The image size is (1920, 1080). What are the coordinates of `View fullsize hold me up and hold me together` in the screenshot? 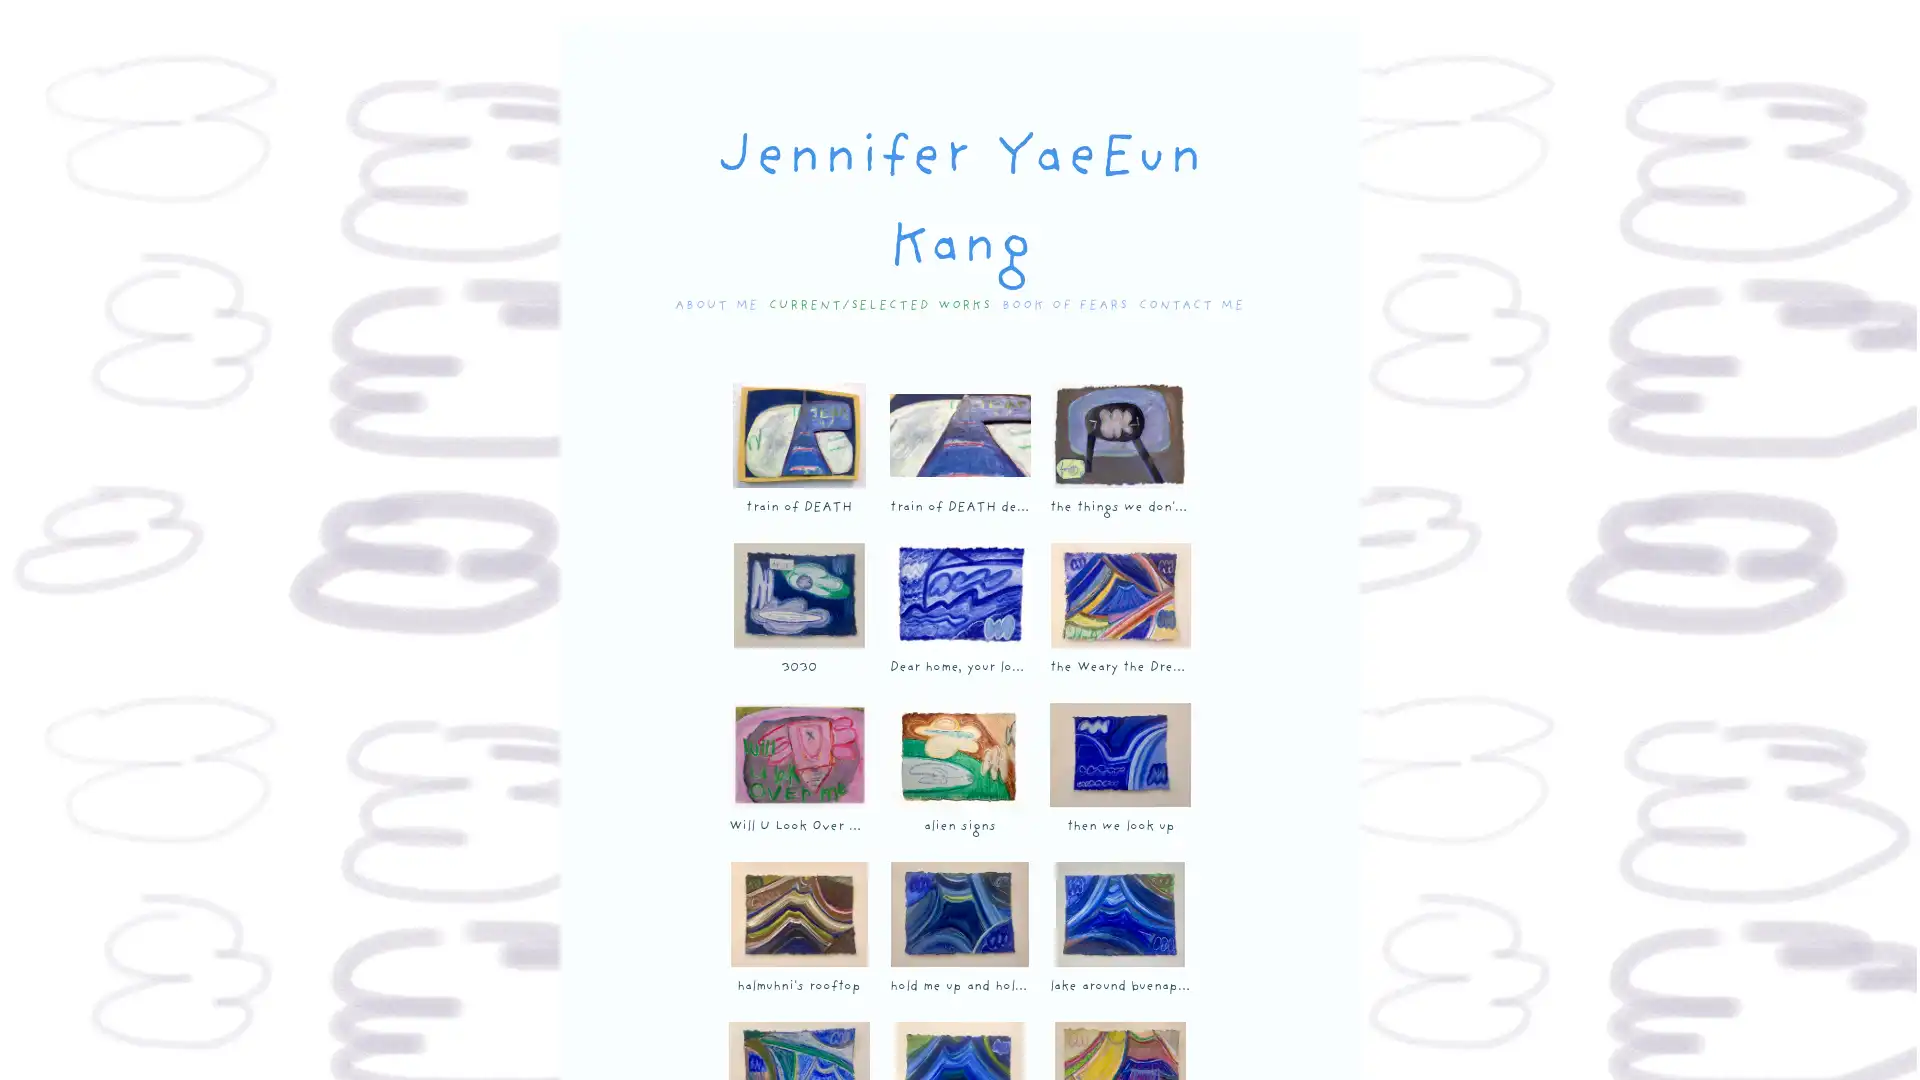 It's located at (958, 914).